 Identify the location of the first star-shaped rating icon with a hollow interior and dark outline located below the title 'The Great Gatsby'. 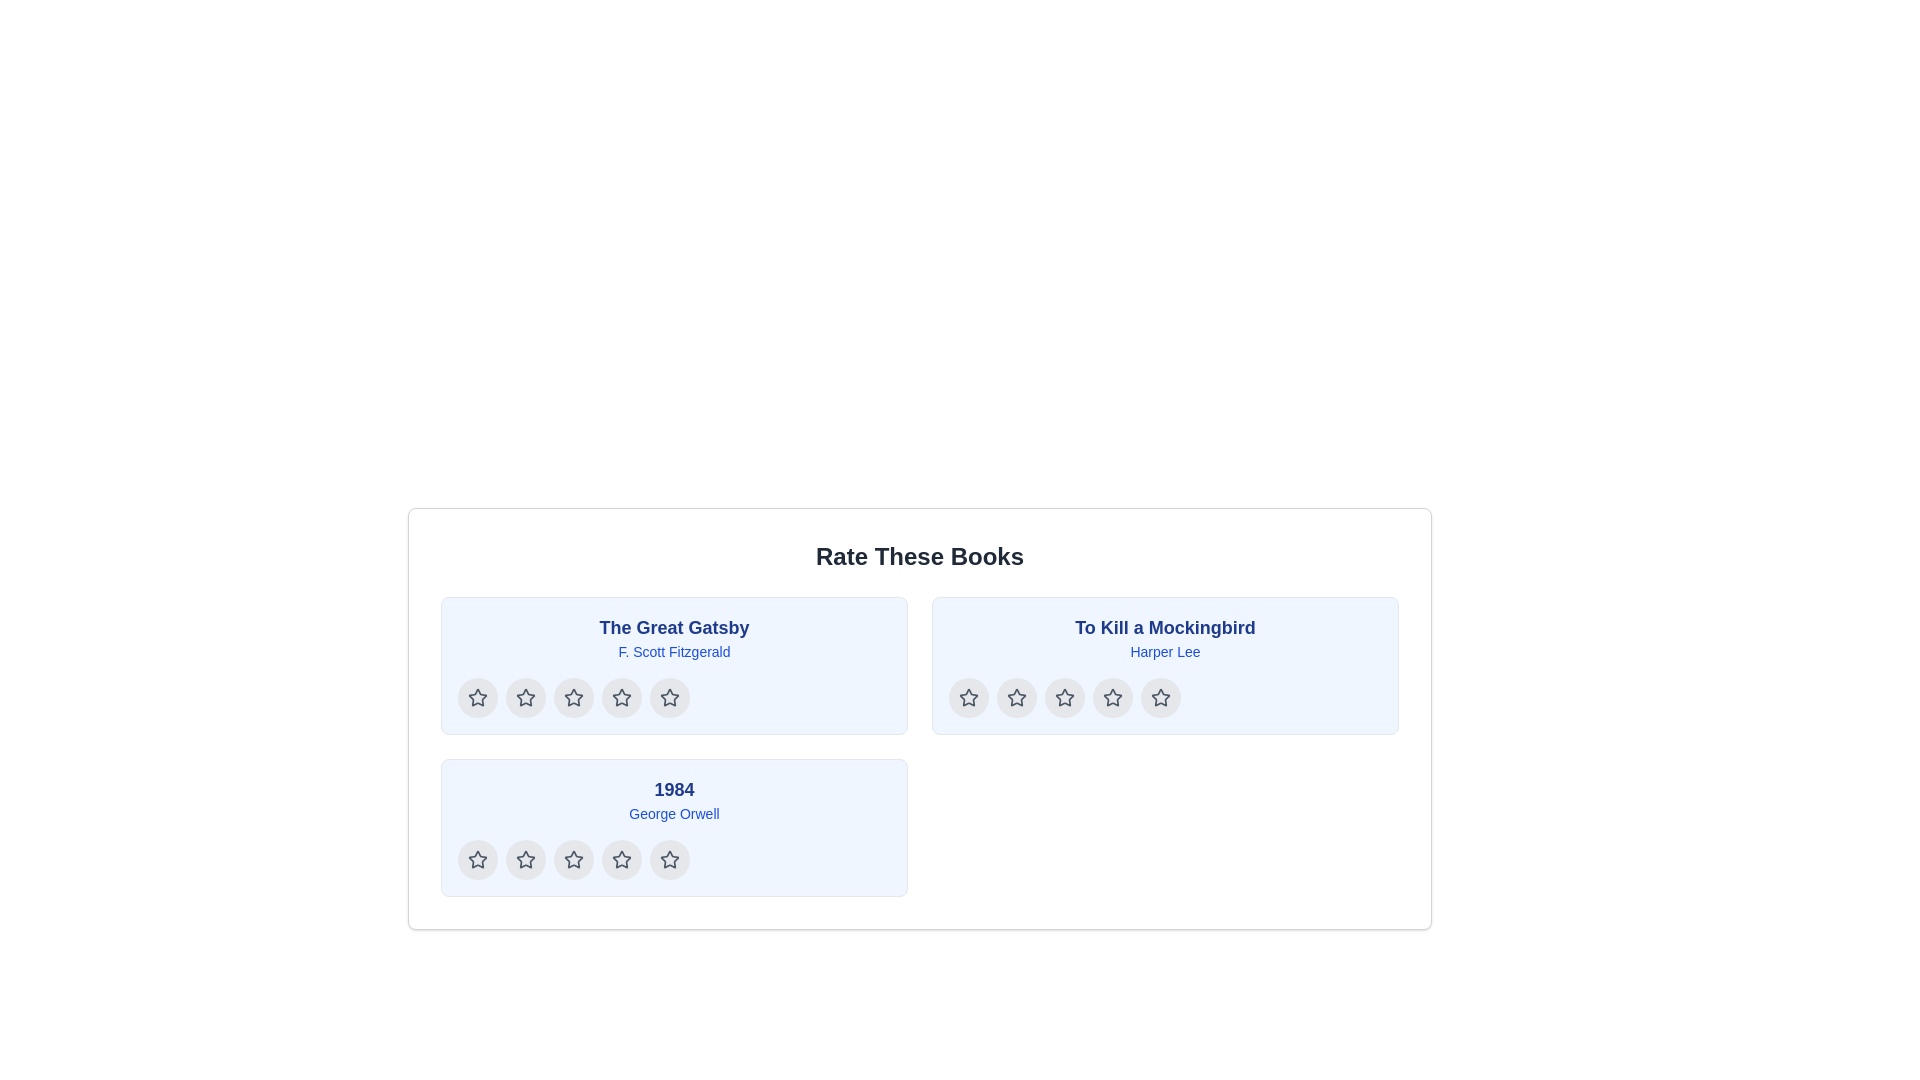
(526, 696).